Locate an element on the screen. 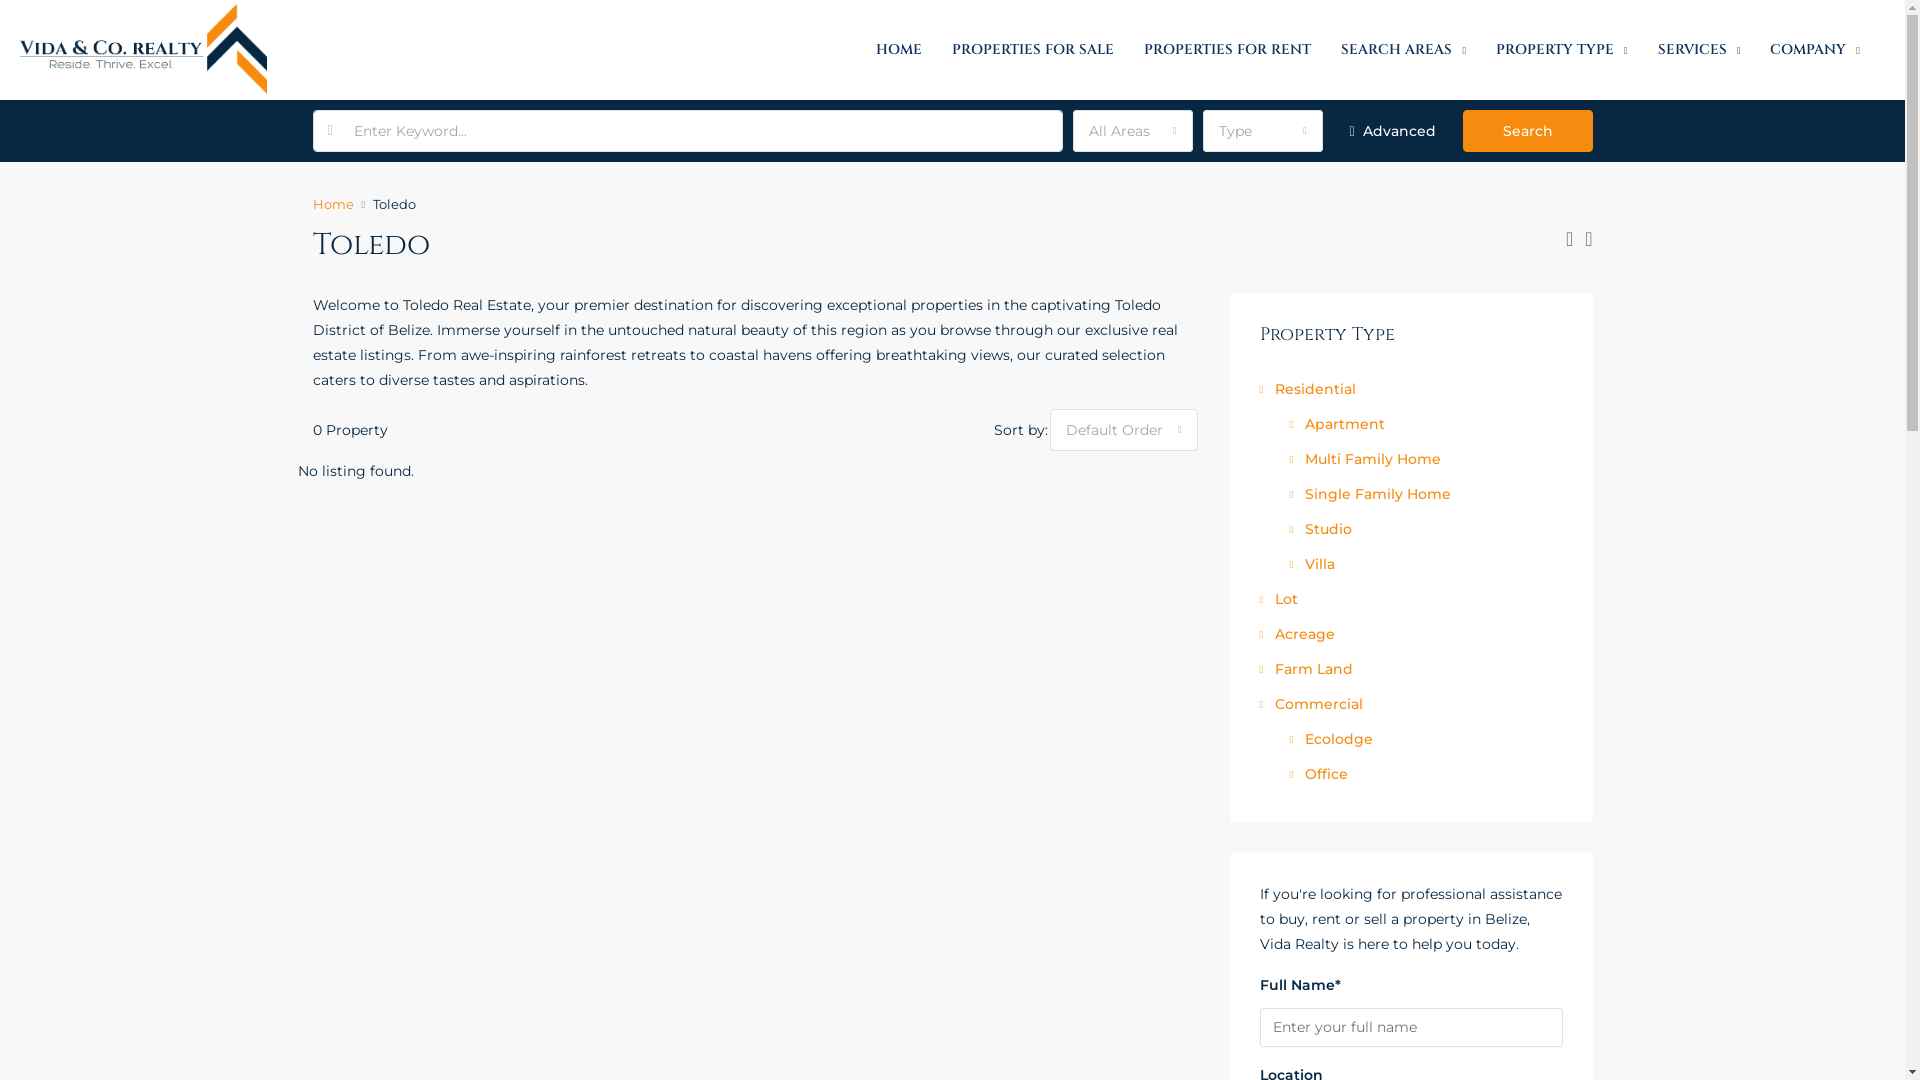 This screenshot has width=1920, height=1080. 'Default Order' is located at coordinates (1123, 428).